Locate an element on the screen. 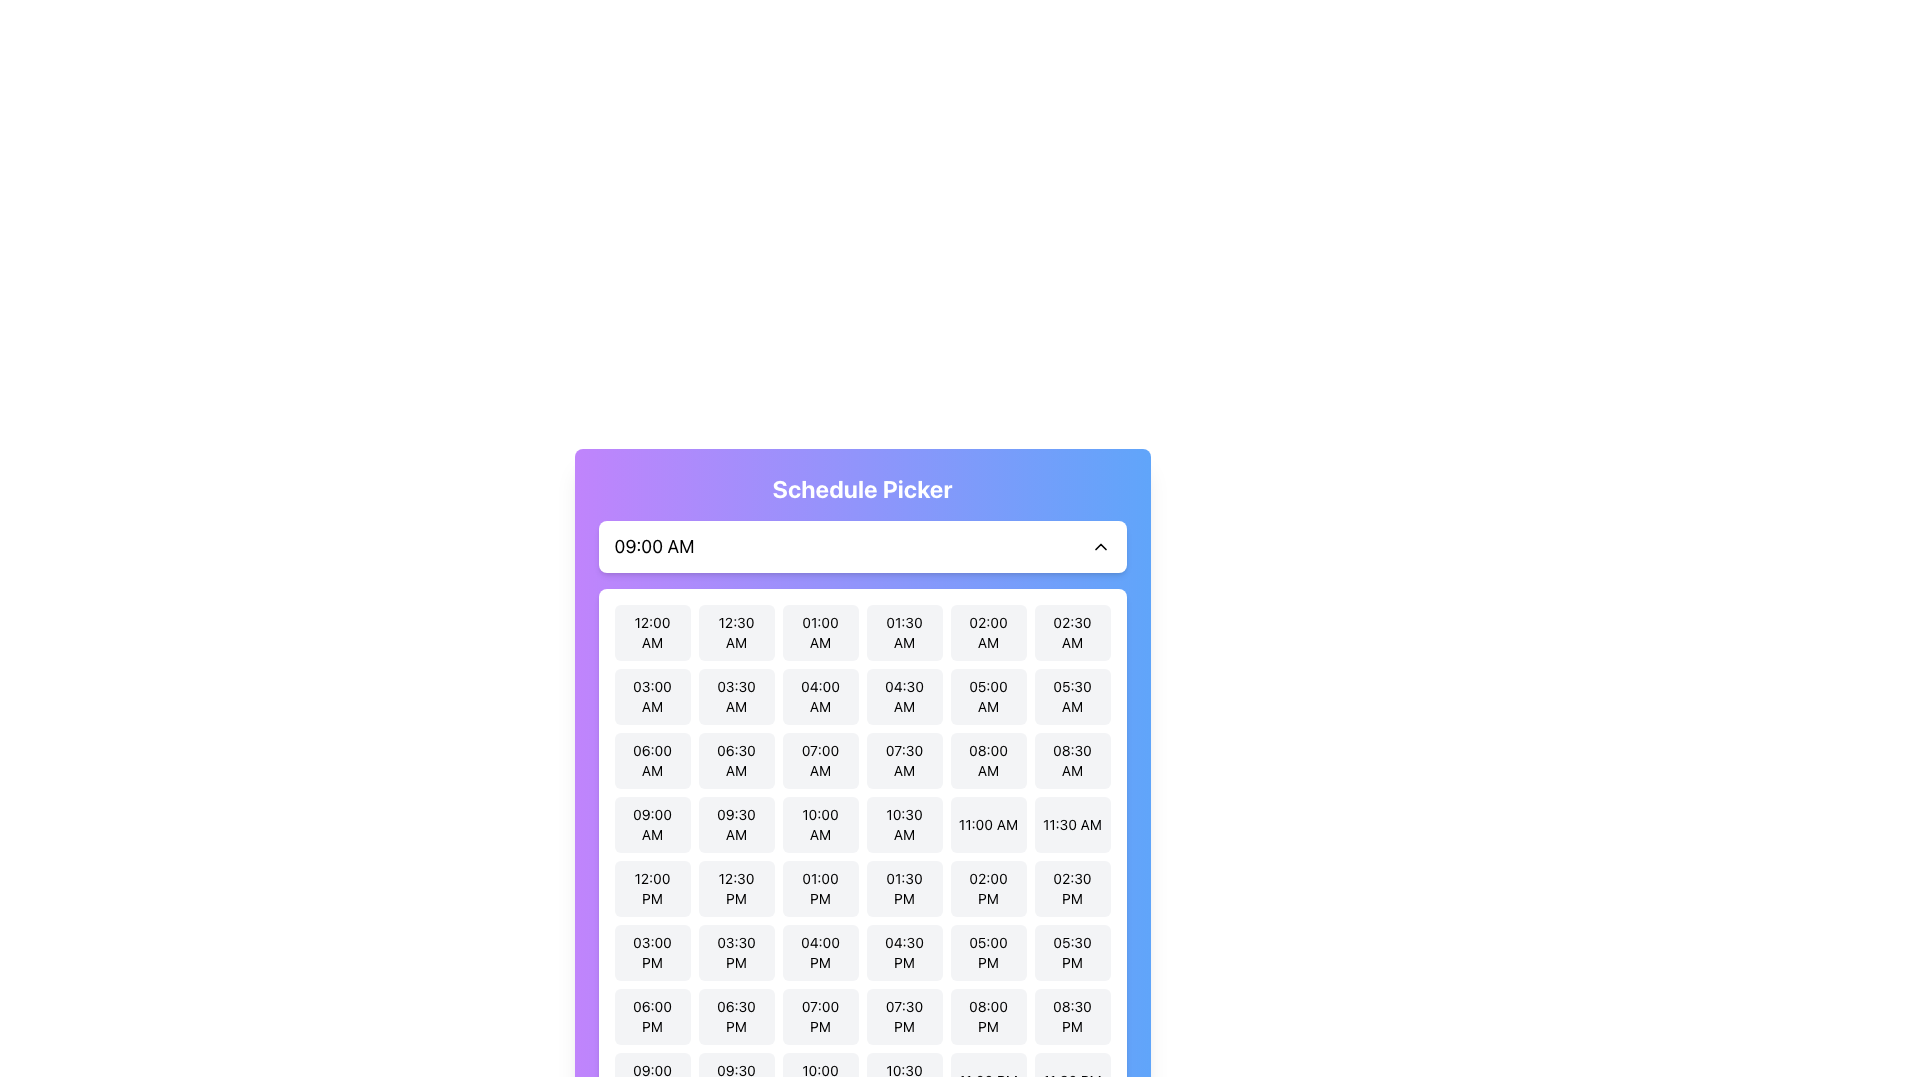  the button in the time picker interface is located at coordinates (820, 760).